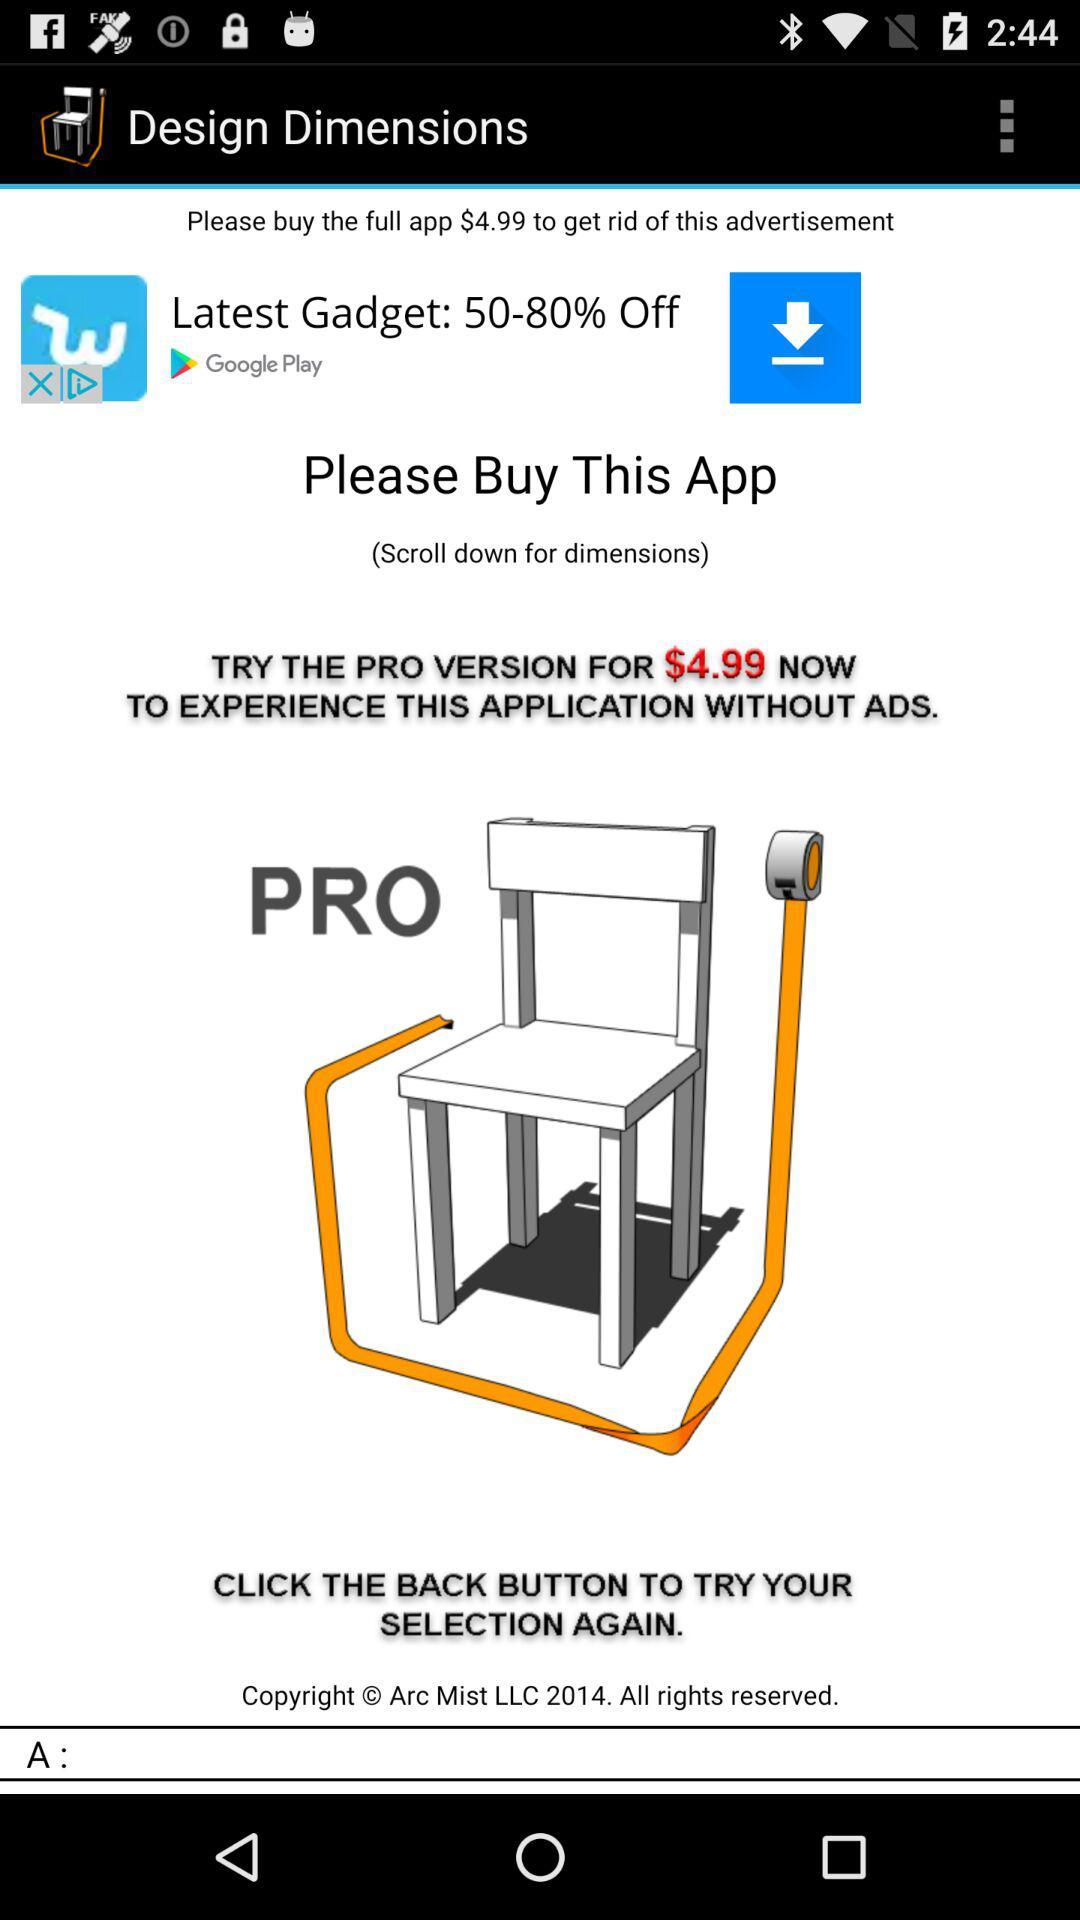 The image size is (1080, 1920). What do you see at coordinates (540, 1123) in the screenshot?
I see `the icon at the center` at bounding box center [540, 1123].